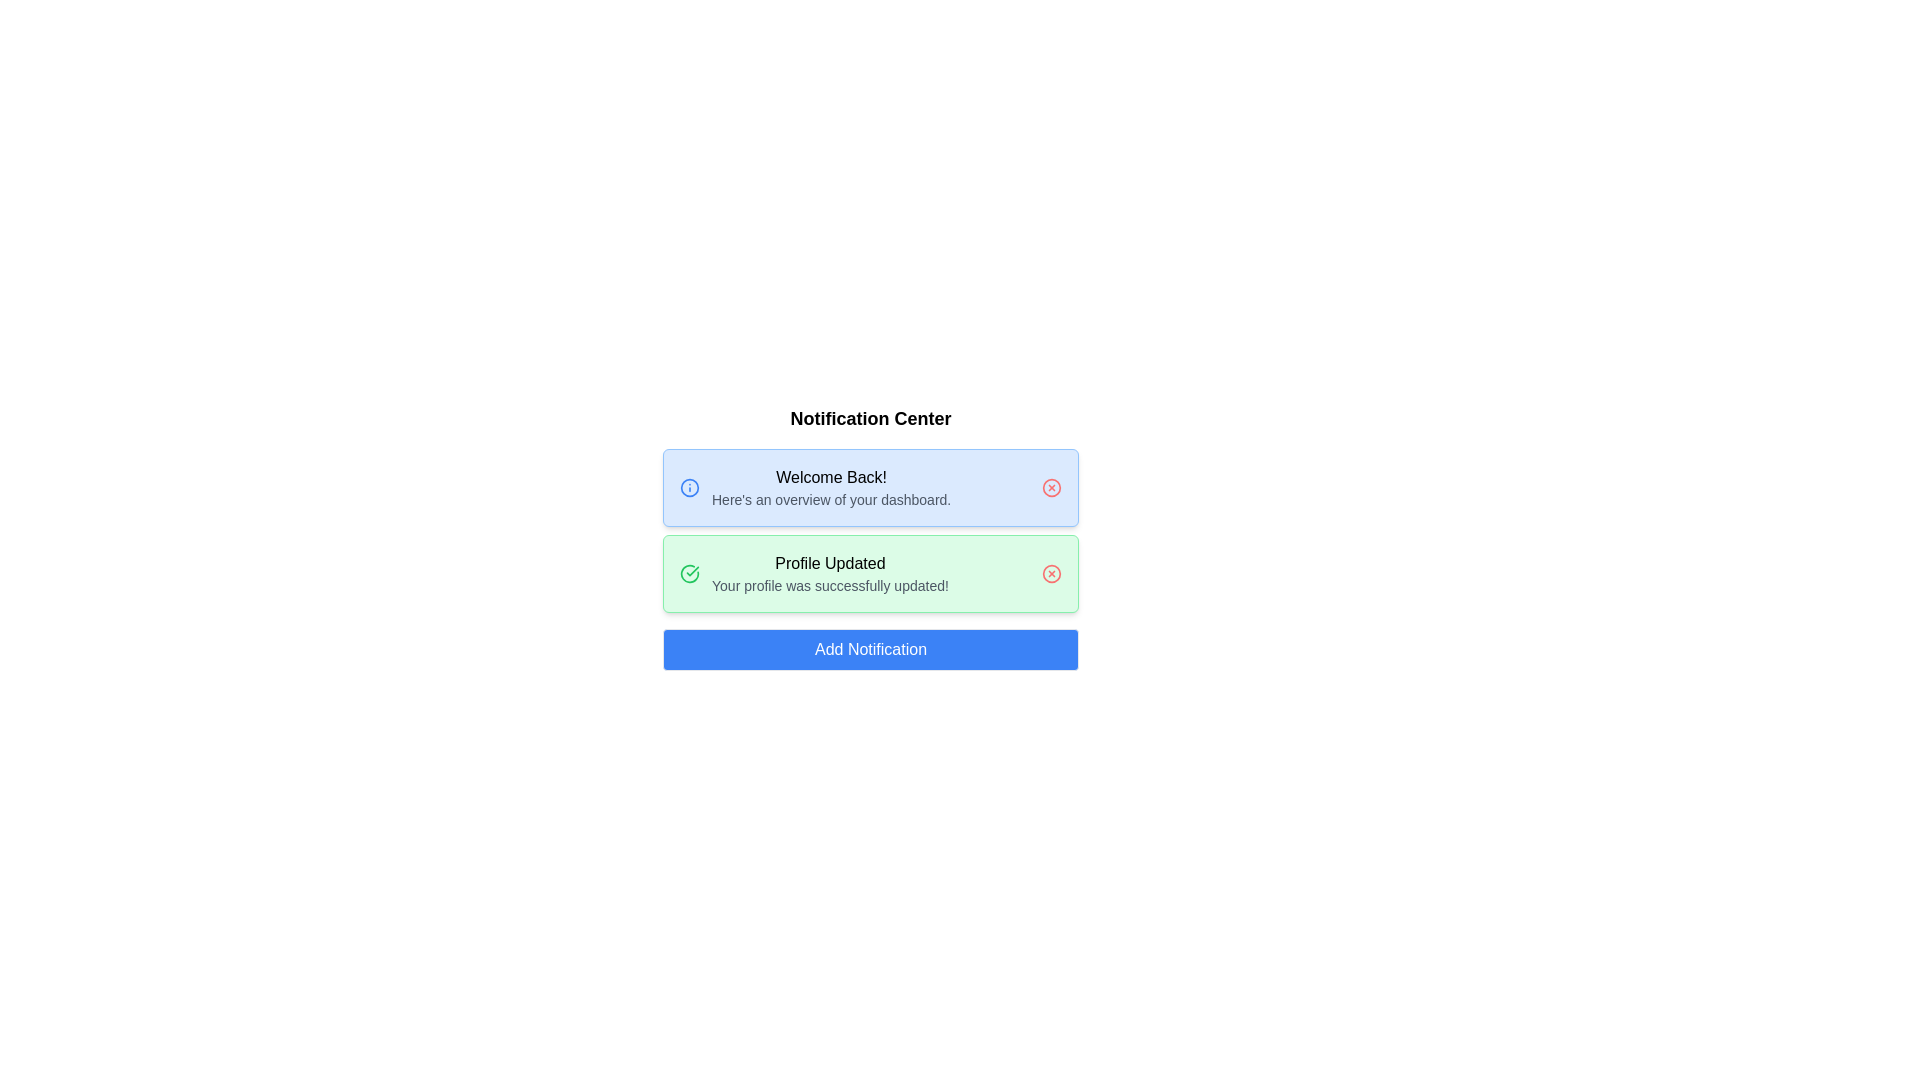  Describe the element at coordinates (1050, 488) in the screenshot. I see `the close button located at the top-right corner of the 'Welcome Back!' notification card` at that location.